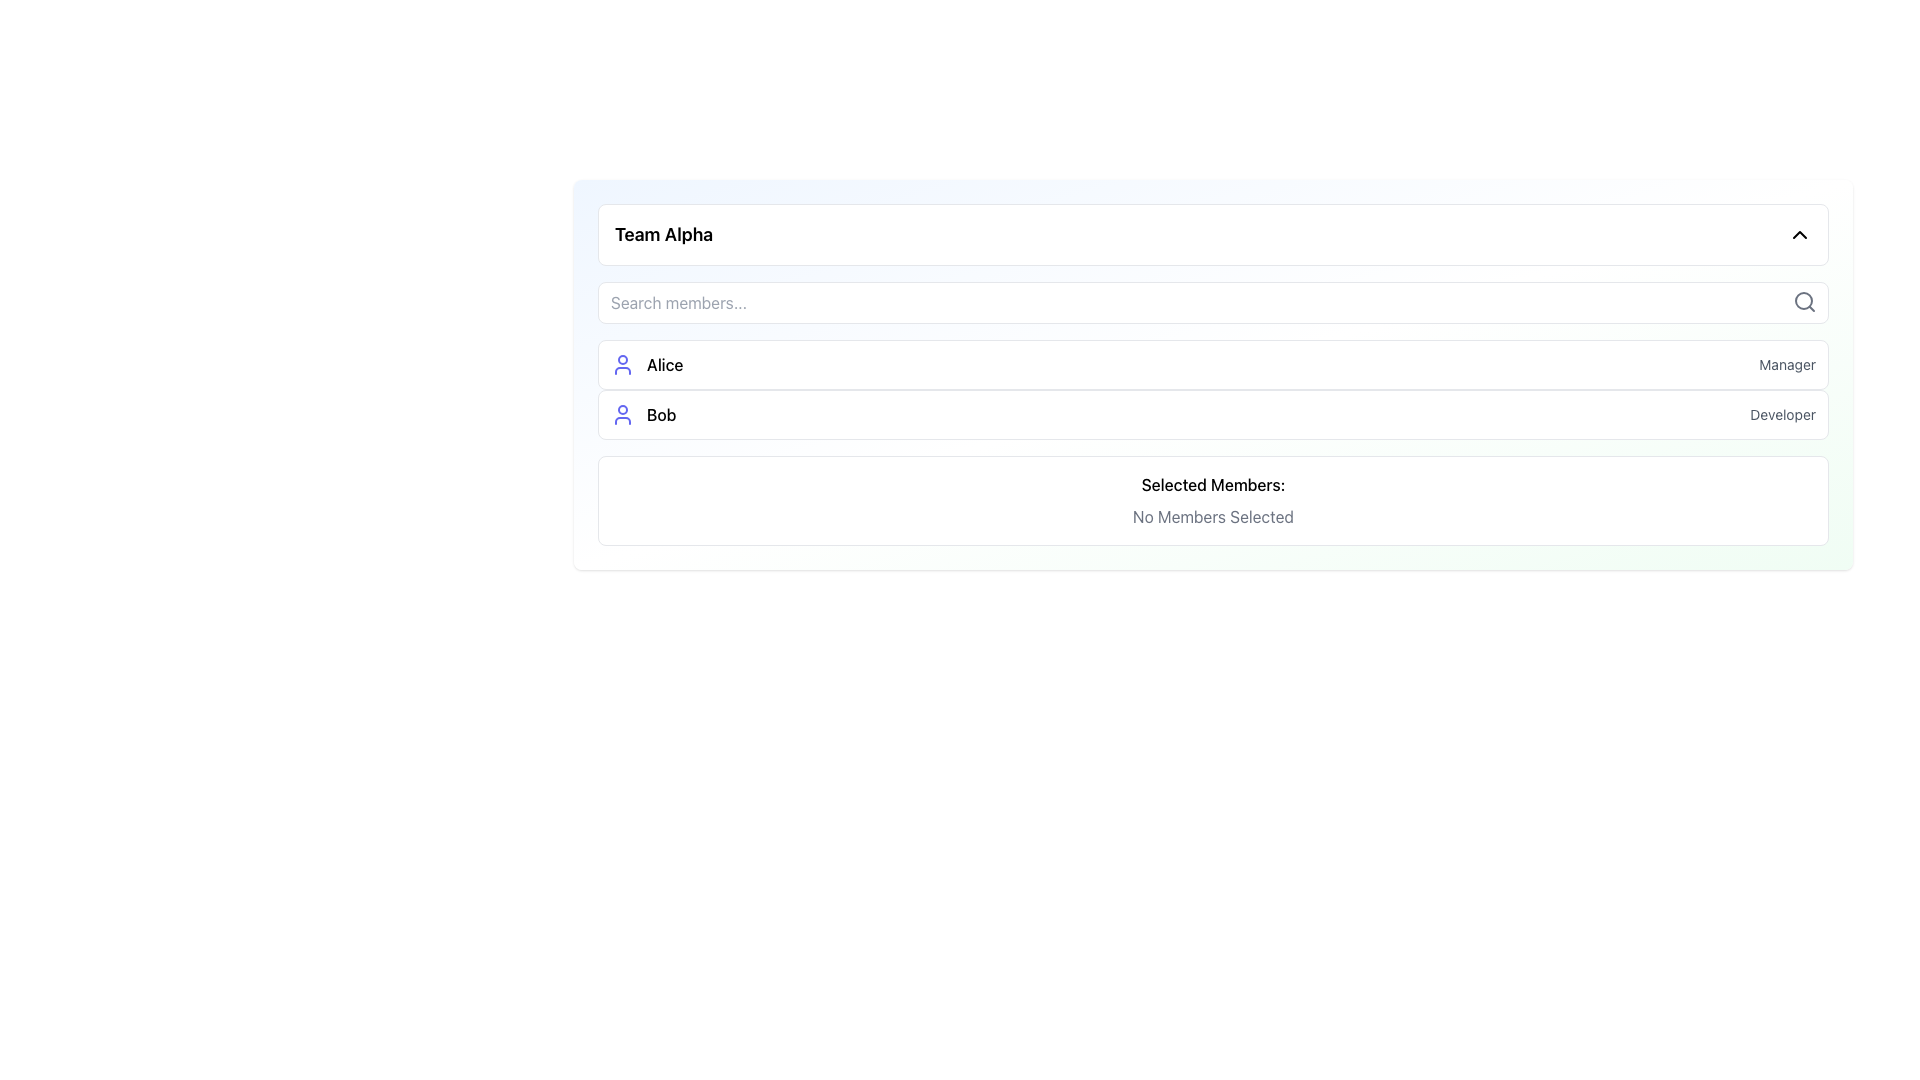 The width and height of the screenshot is (1920, 1080). Describe the element at coordinates (665, 365) in the screenshot. I see `the static text label displaying the name 'Alice', which represents the first entry in the member list` at that location.